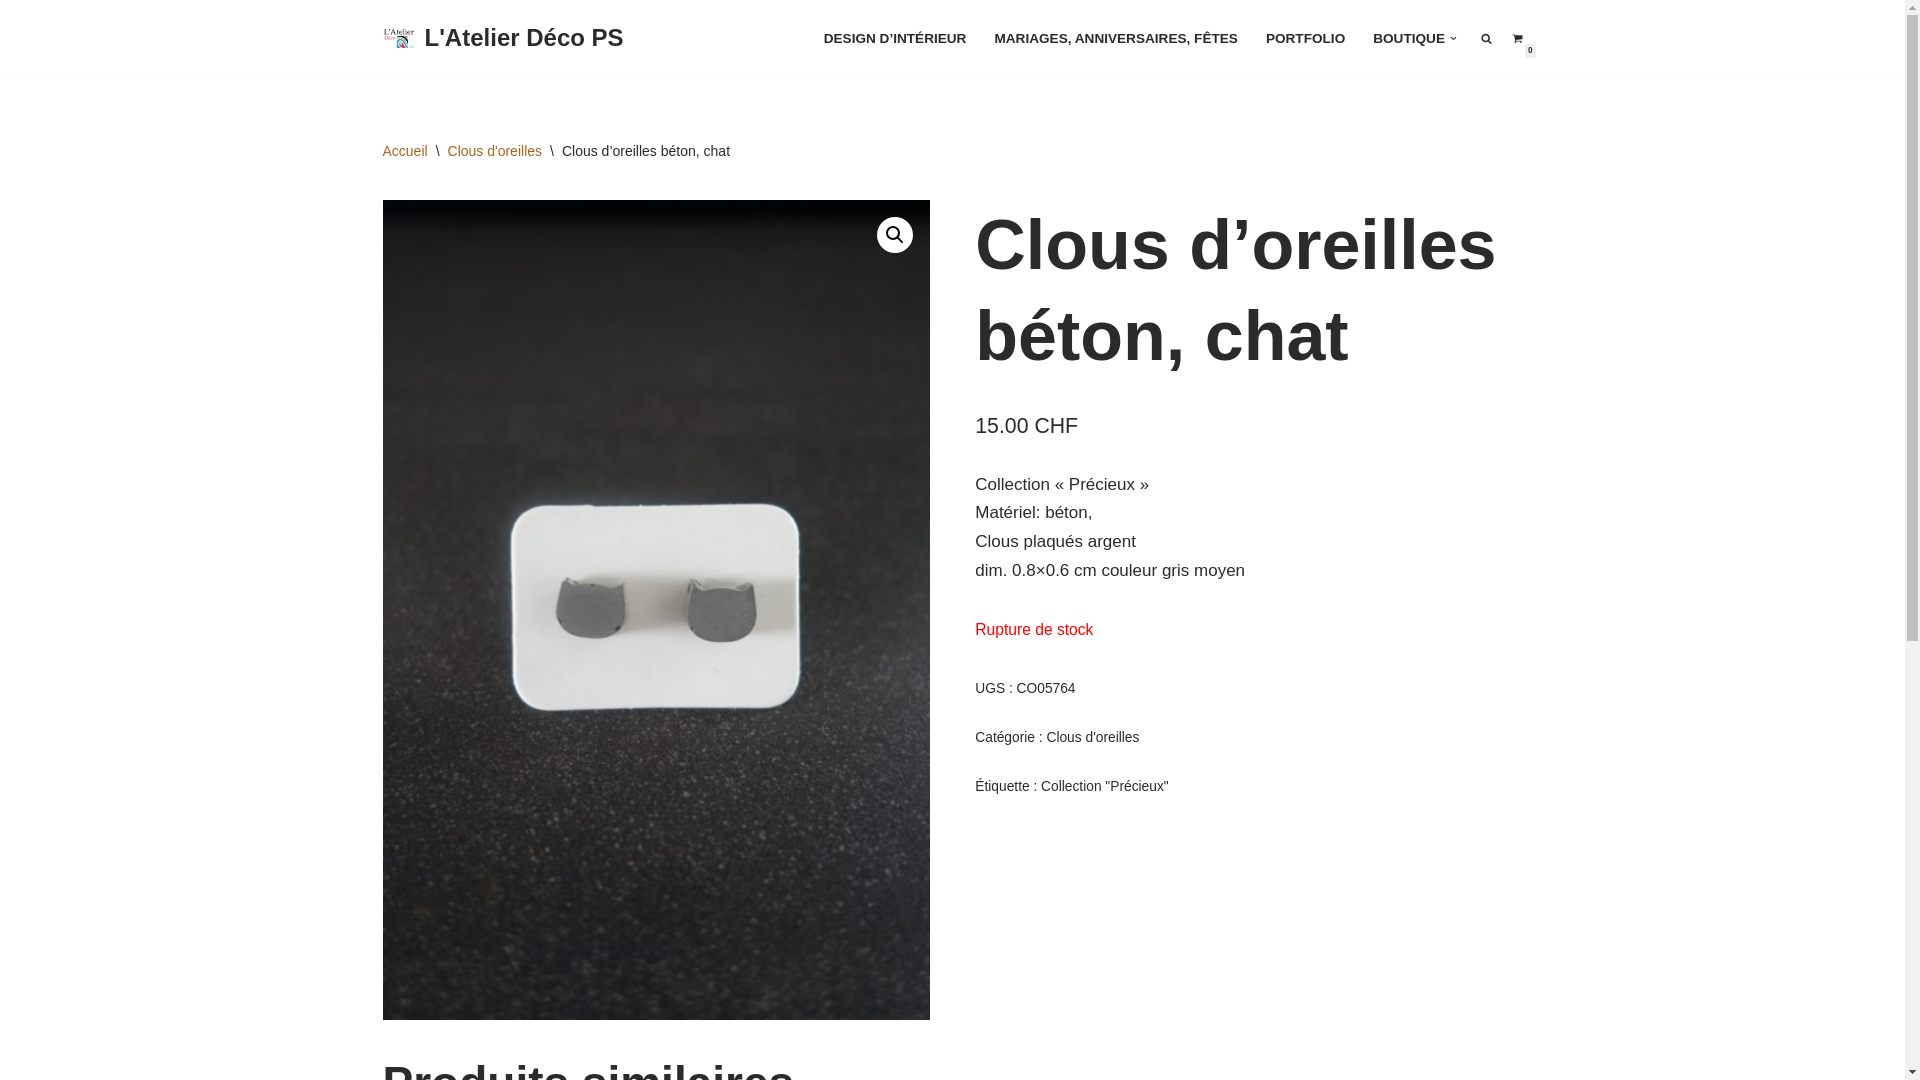 This screenshot has width=1920, height=1080. What do you see at coordinates (495, 149) in the screenshot?
I see `'Clous d'oreilles'` at bounding box center [495, 149].